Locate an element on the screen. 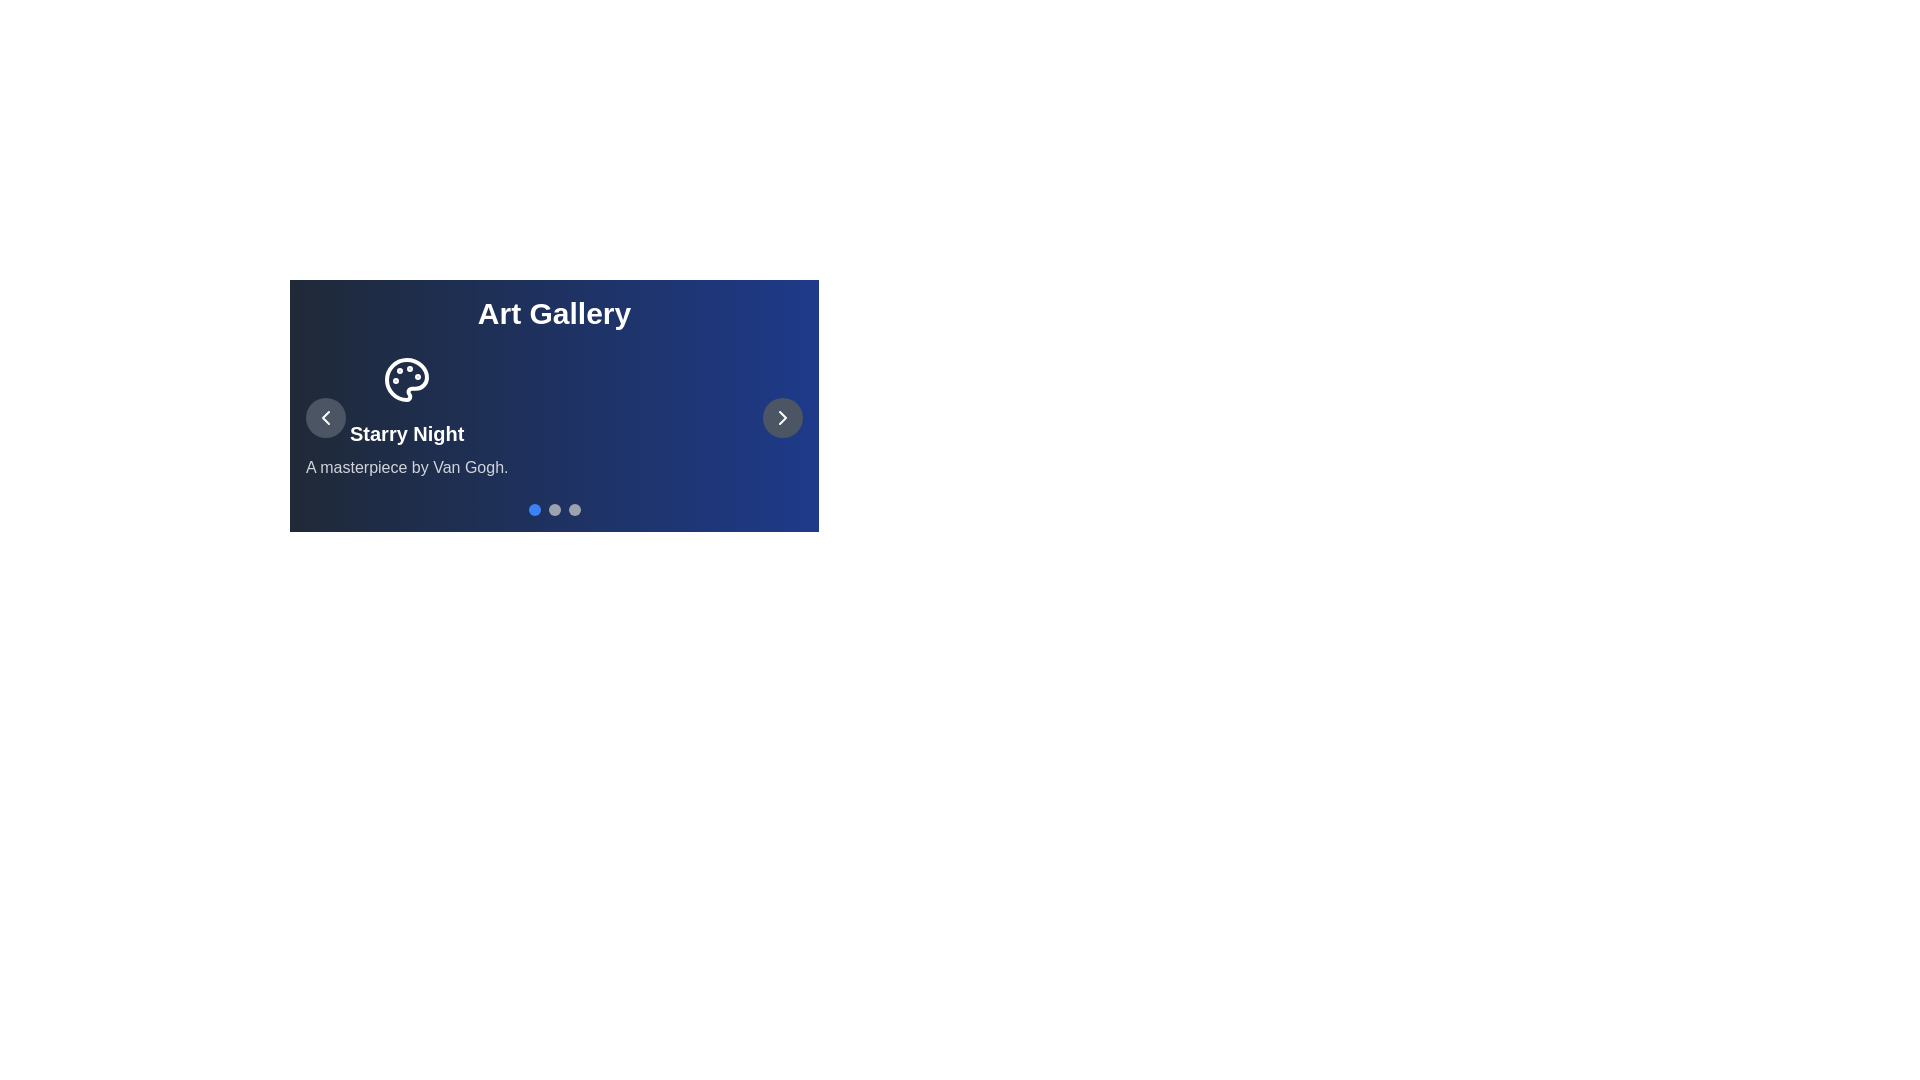 This screenshot has height=1080, width=1920. the artwork icon to trigger a detailed view is located at coordinates (406, 380).